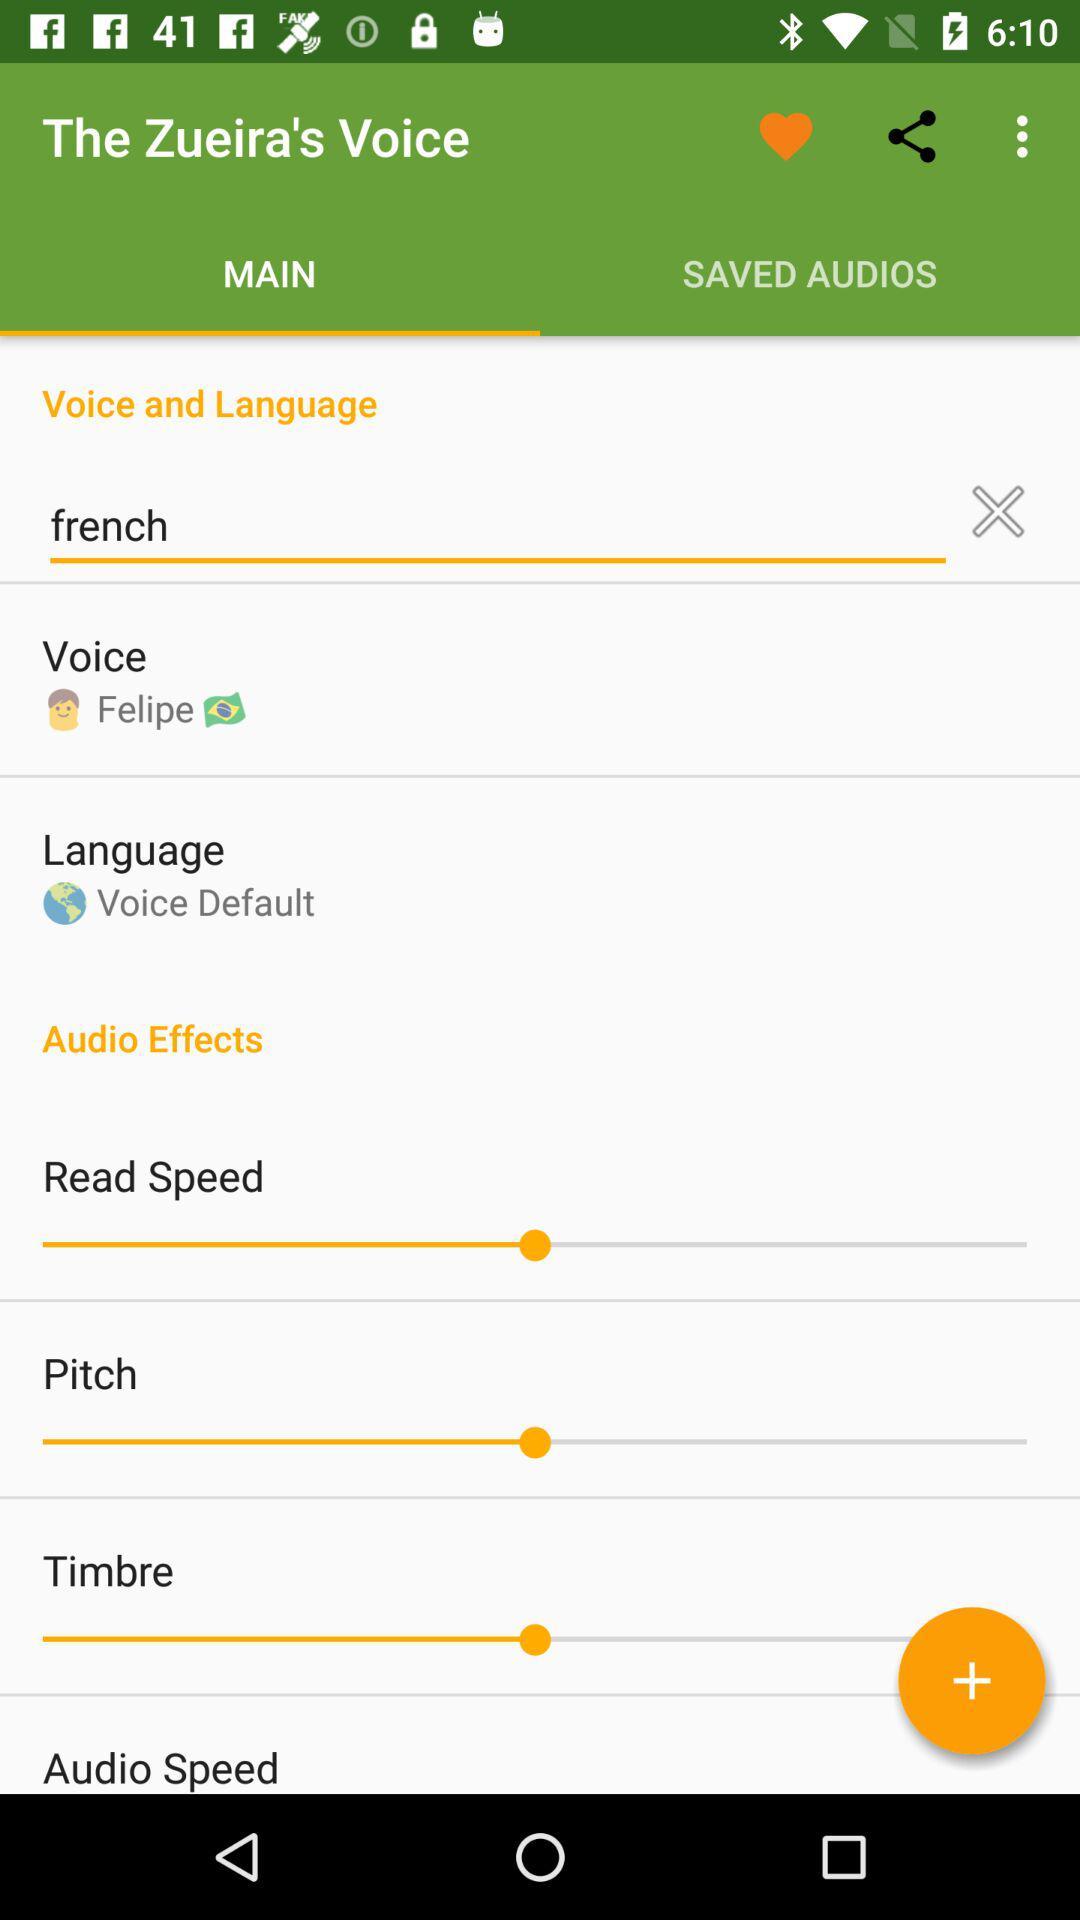 The image size is (1080, 1920). What do you see at coordinates (998, 511) in the screenshot?
I see `the icon next to french` at bounding box center [998, 511].